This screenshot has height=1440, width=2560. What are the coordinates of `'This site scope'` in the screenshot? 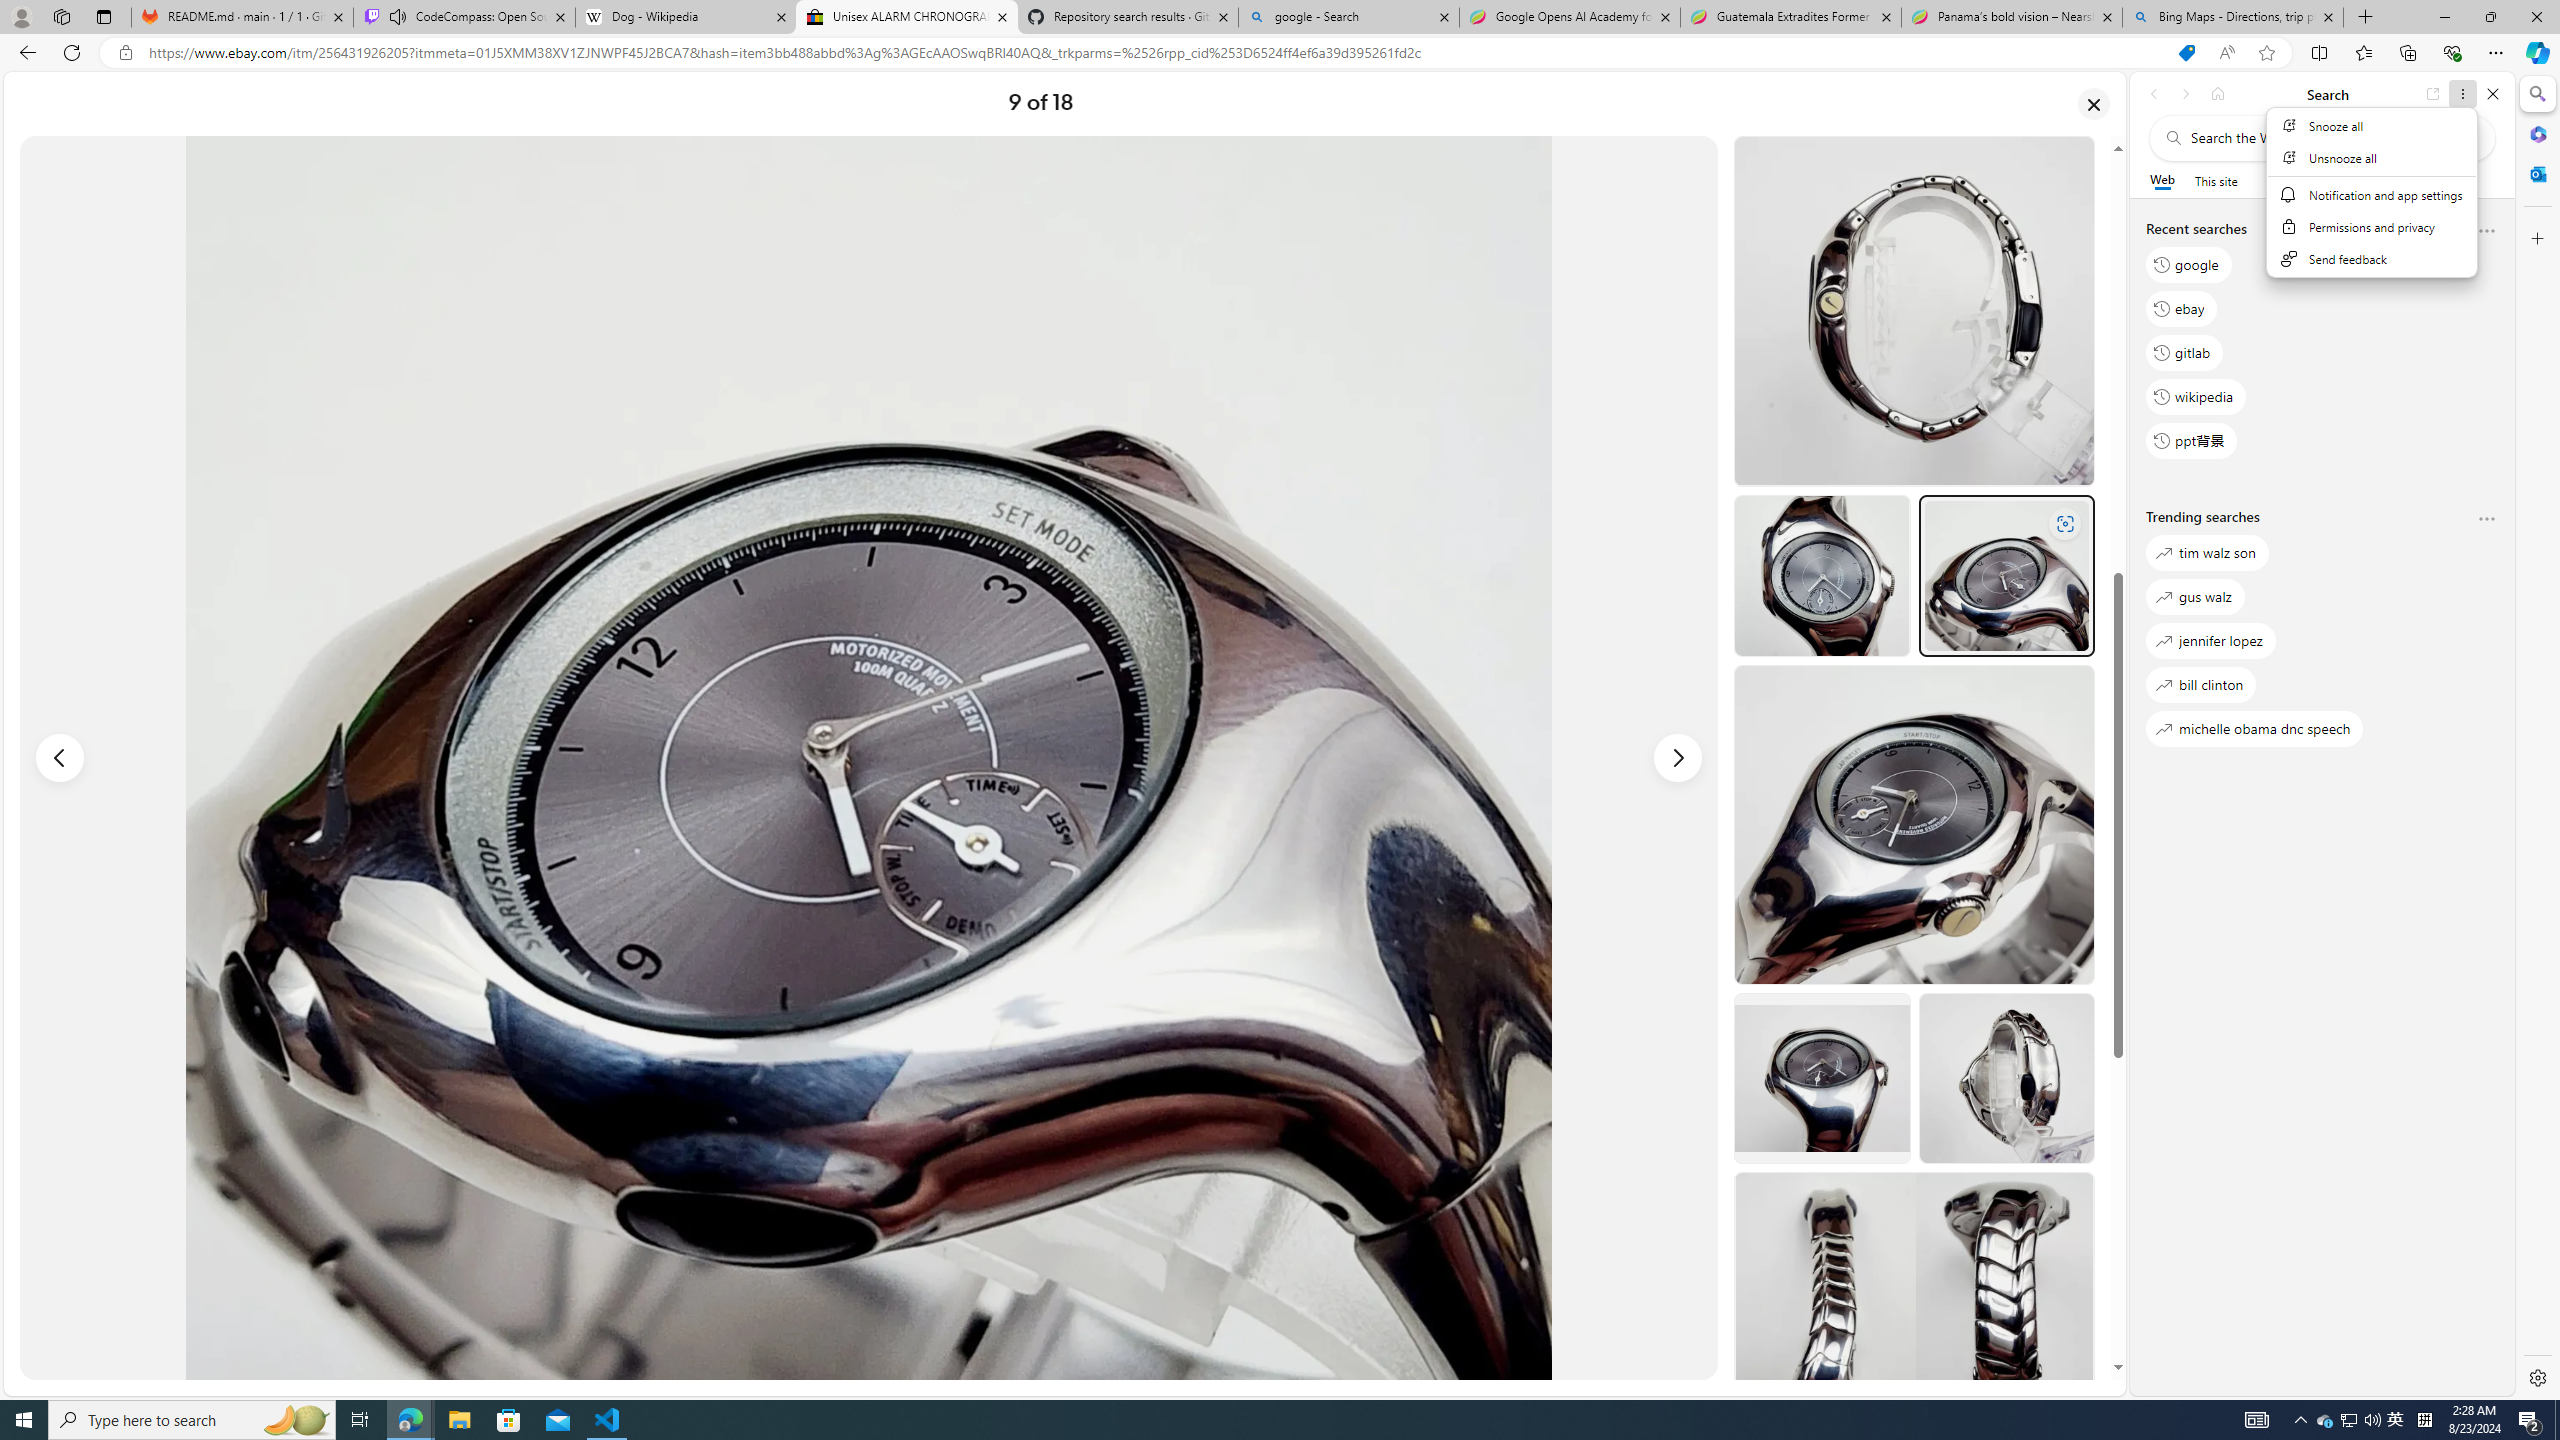 It's located at (2214, 180).